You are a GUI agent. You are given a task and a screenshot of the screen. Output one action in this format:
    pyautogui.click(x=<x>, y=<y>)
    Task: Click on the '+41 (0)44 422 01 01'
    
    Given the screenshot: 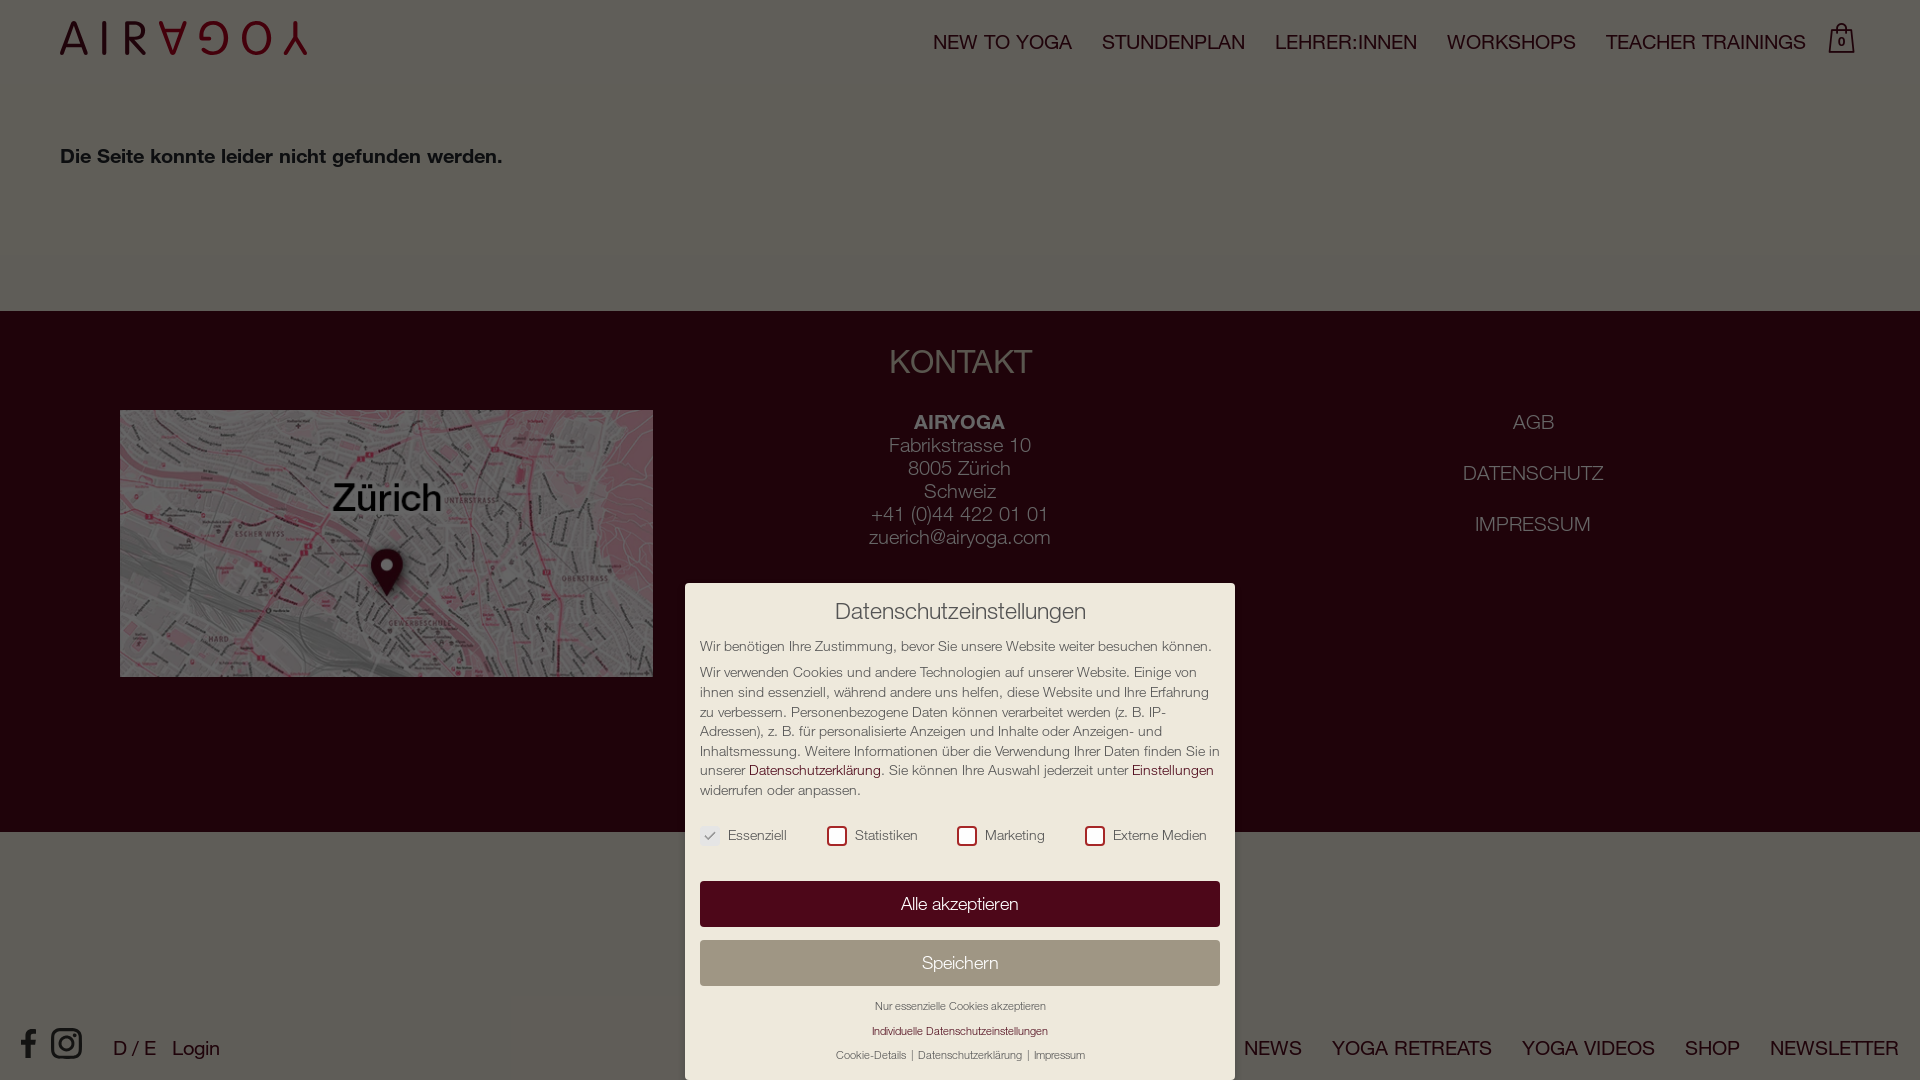 What is the action you would take?
    pyautogui.click(x=960, y=512)
    